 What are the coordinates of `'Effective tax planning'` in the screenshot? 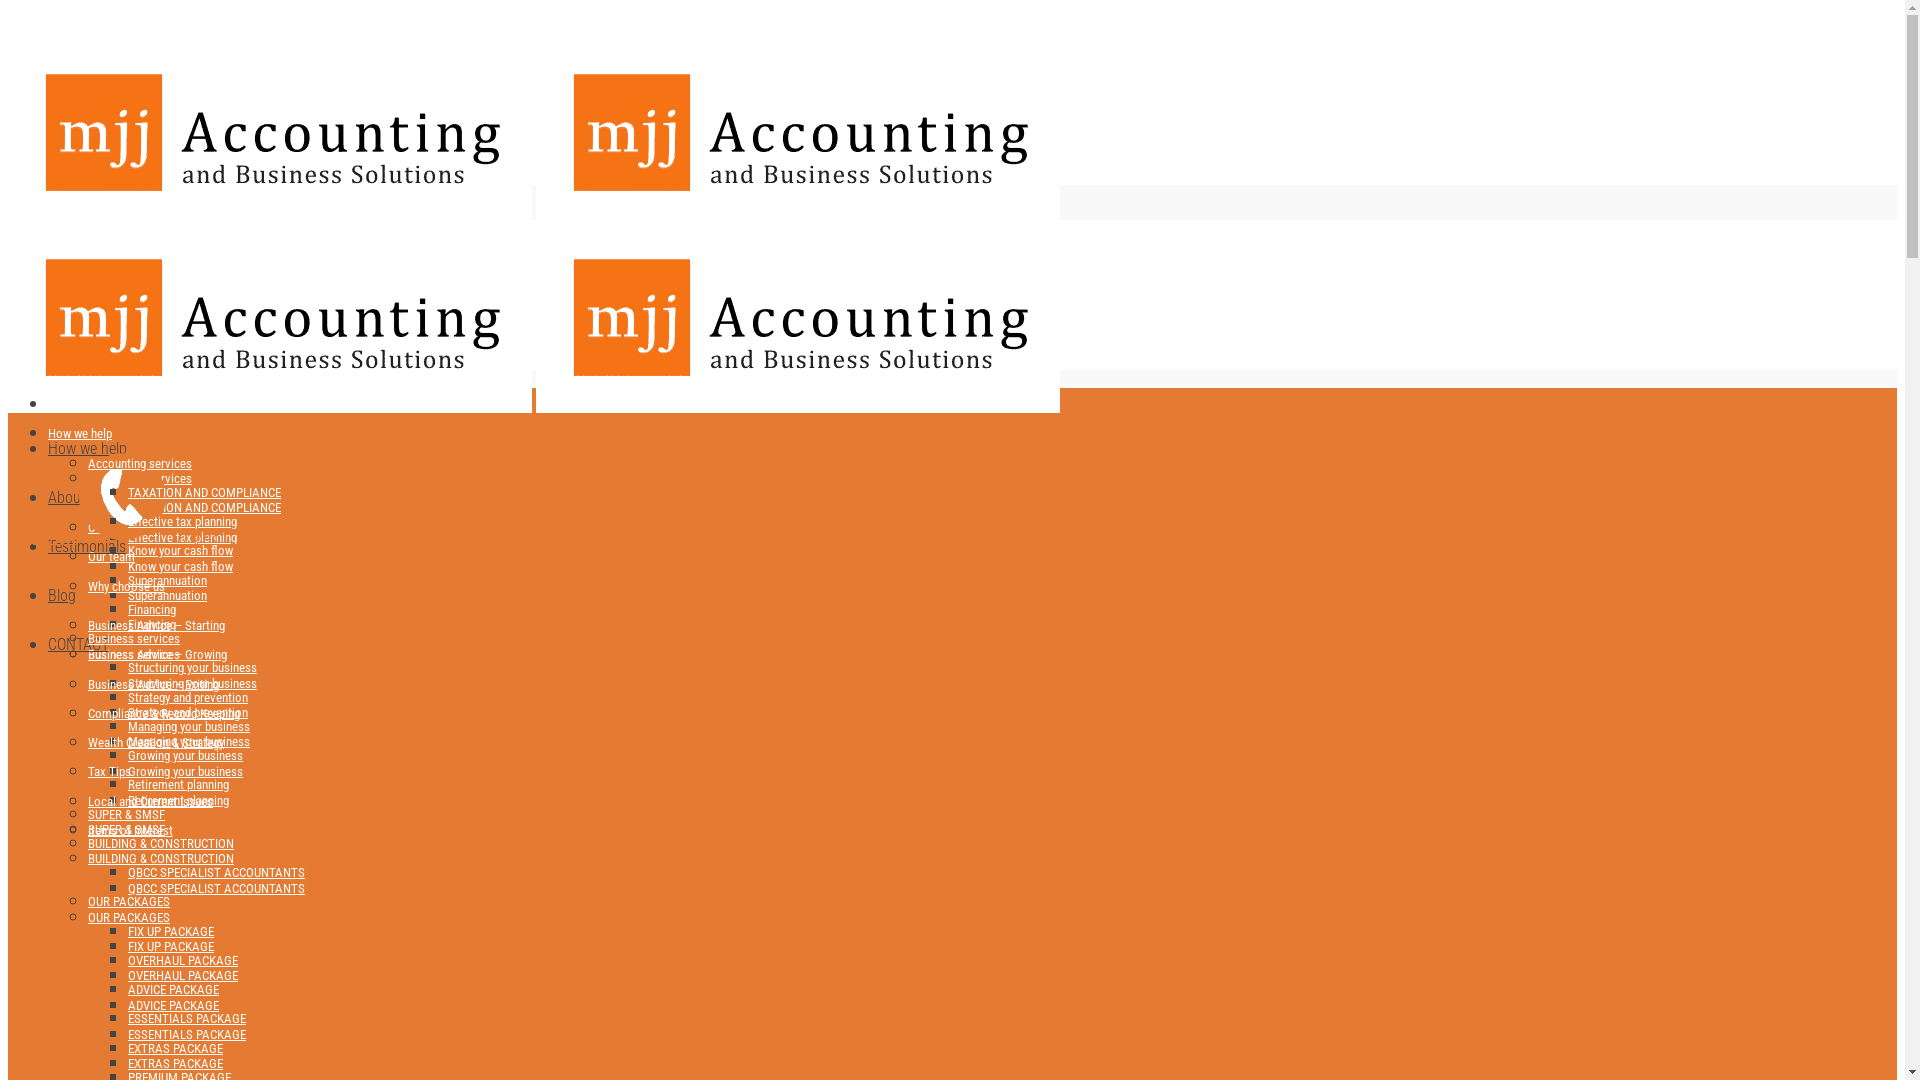 It's located at (182, 520).